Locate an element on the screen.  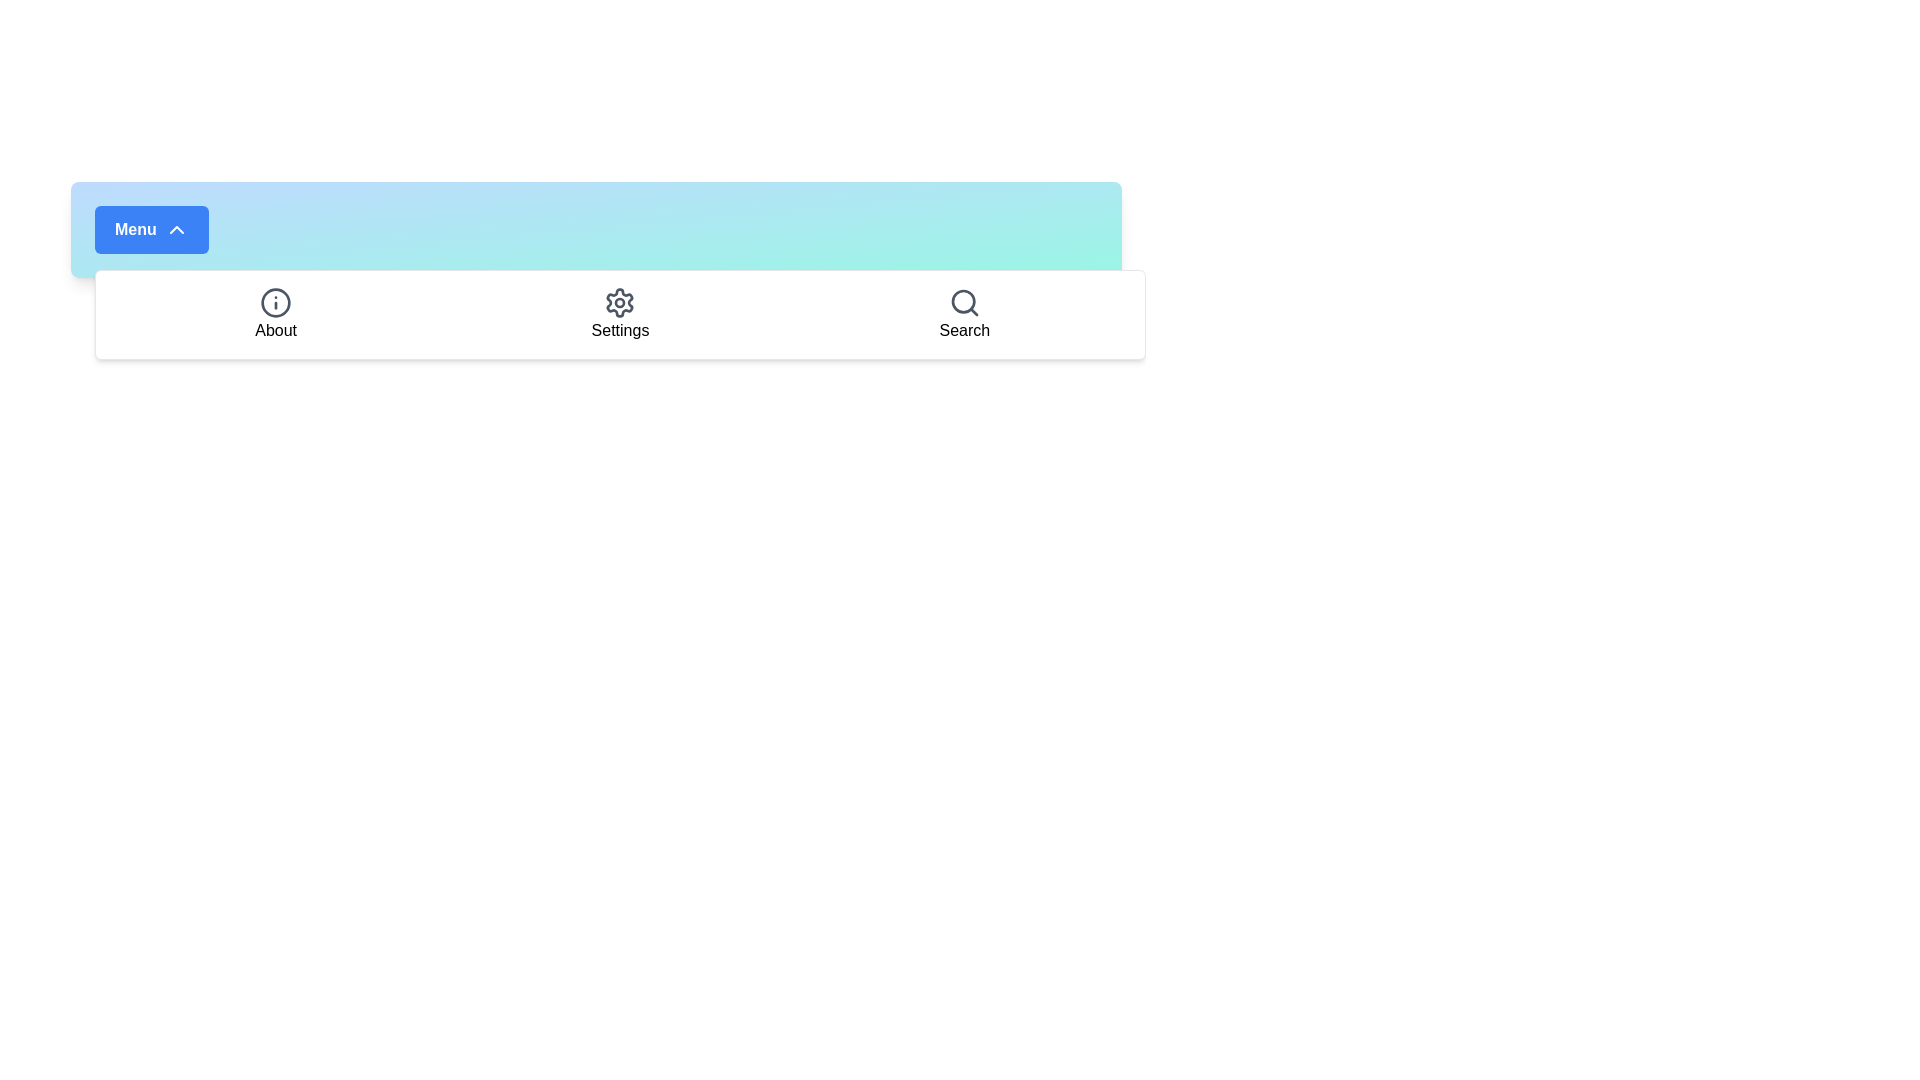
the 'About' menu item is located at coordinates (274, 315).